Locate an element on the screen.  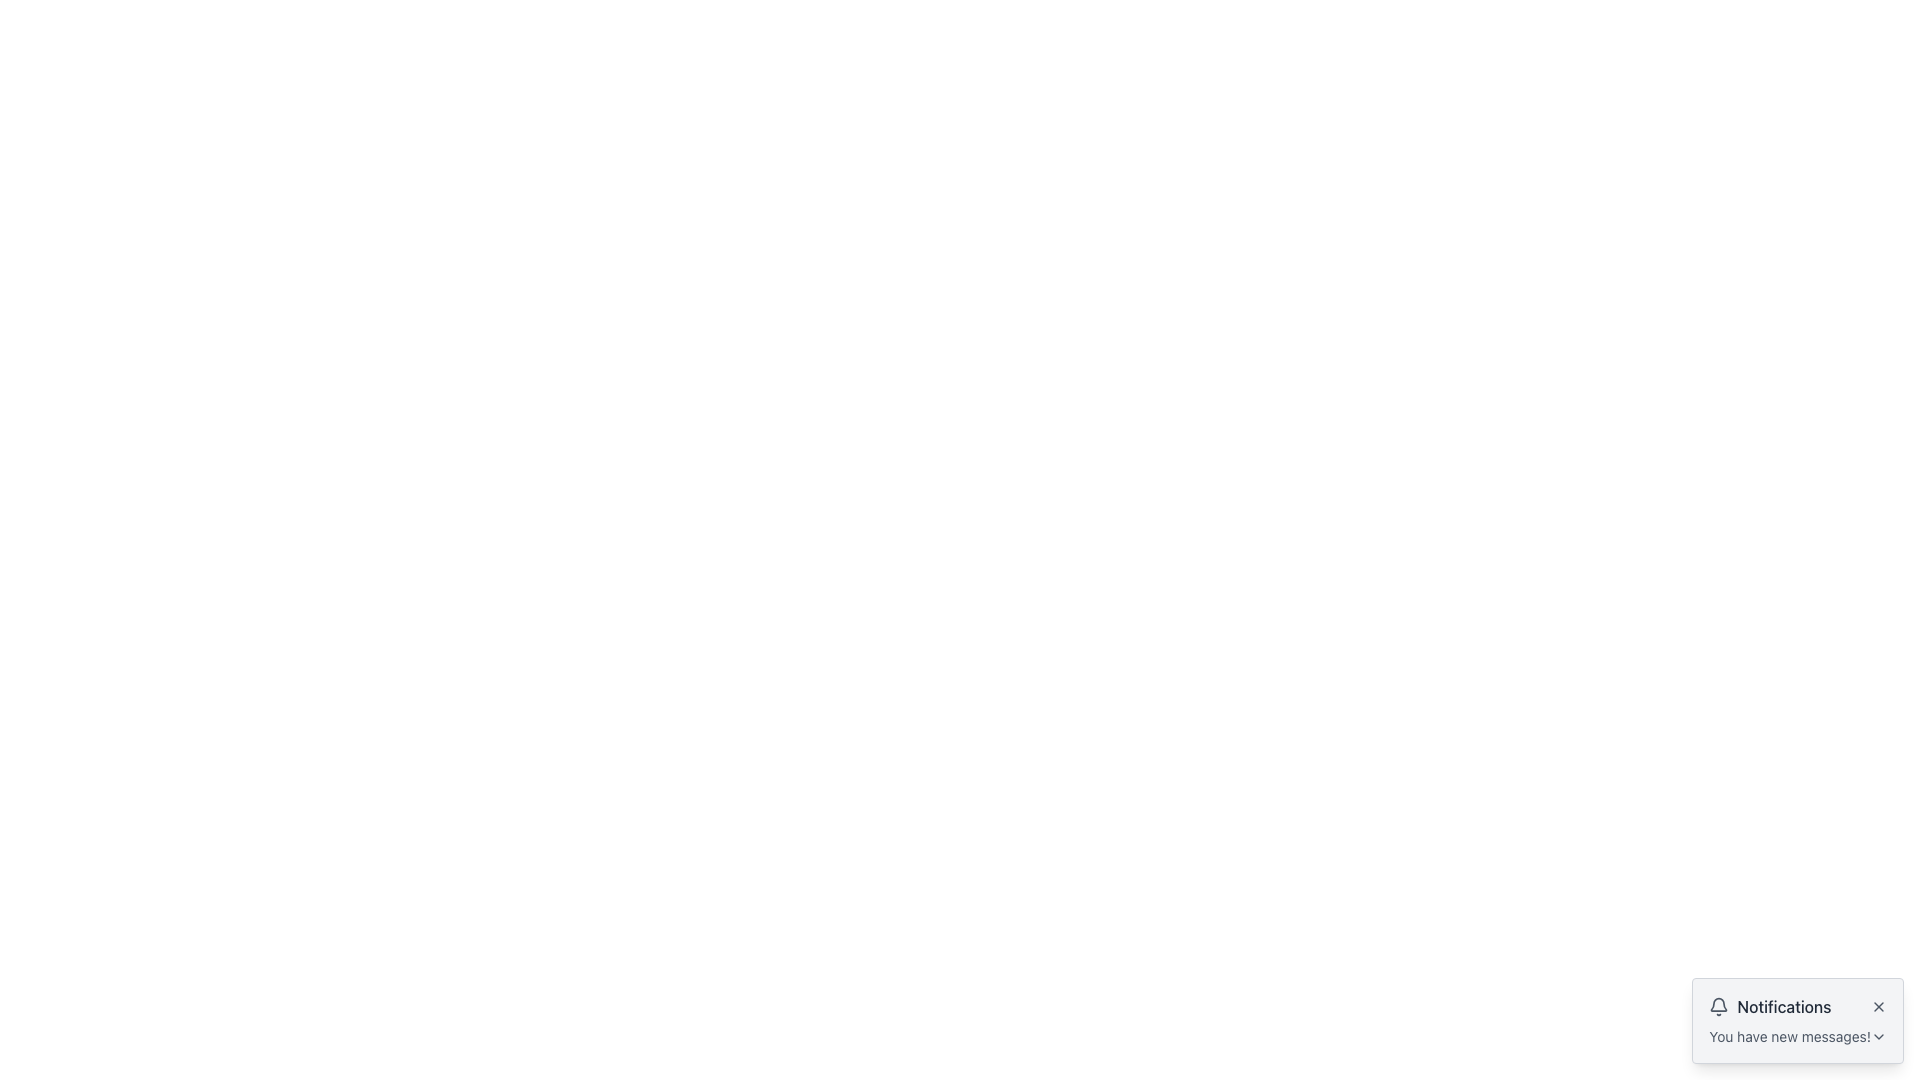
the downward-pointing chevron icon located at the rightmost part of the notification interface is located at coordinates (1877, 1036).